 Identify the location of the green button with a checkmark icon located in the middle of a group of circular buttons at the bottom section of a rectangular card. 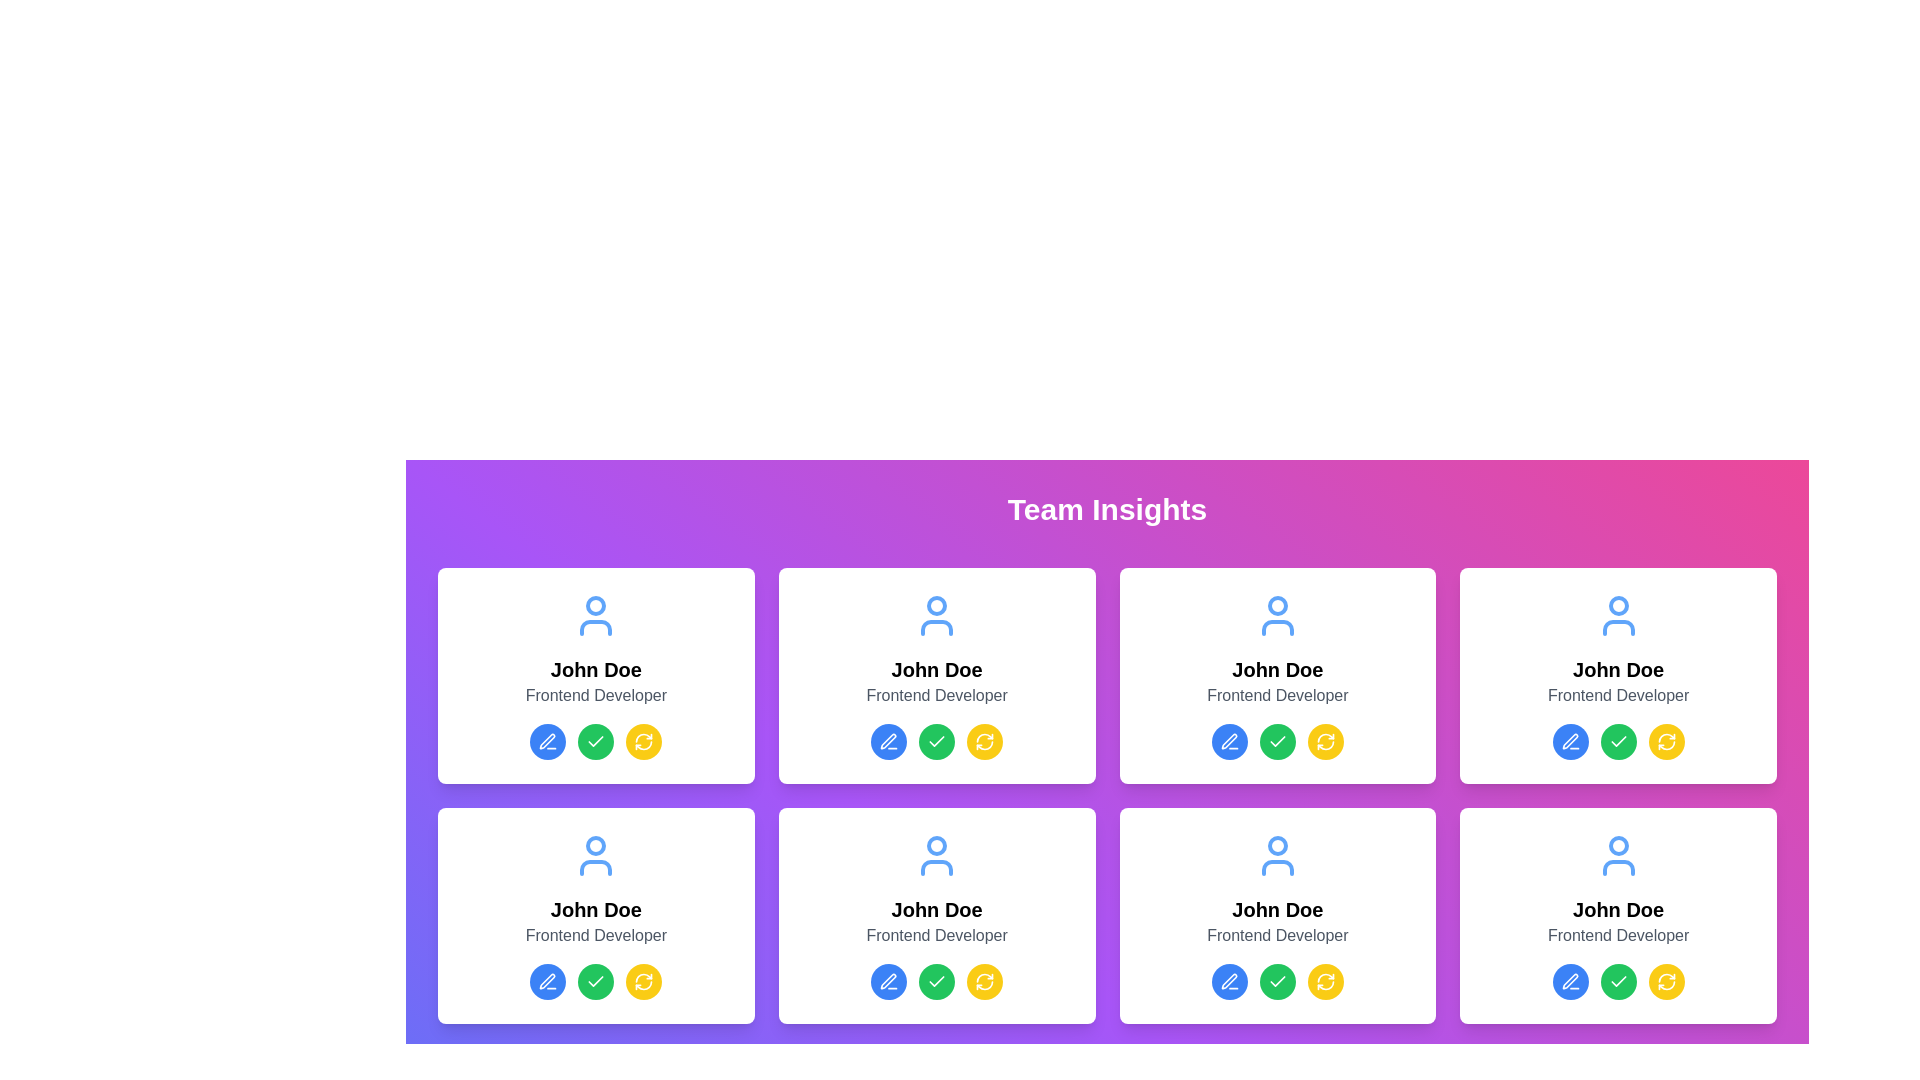
(595, 741).